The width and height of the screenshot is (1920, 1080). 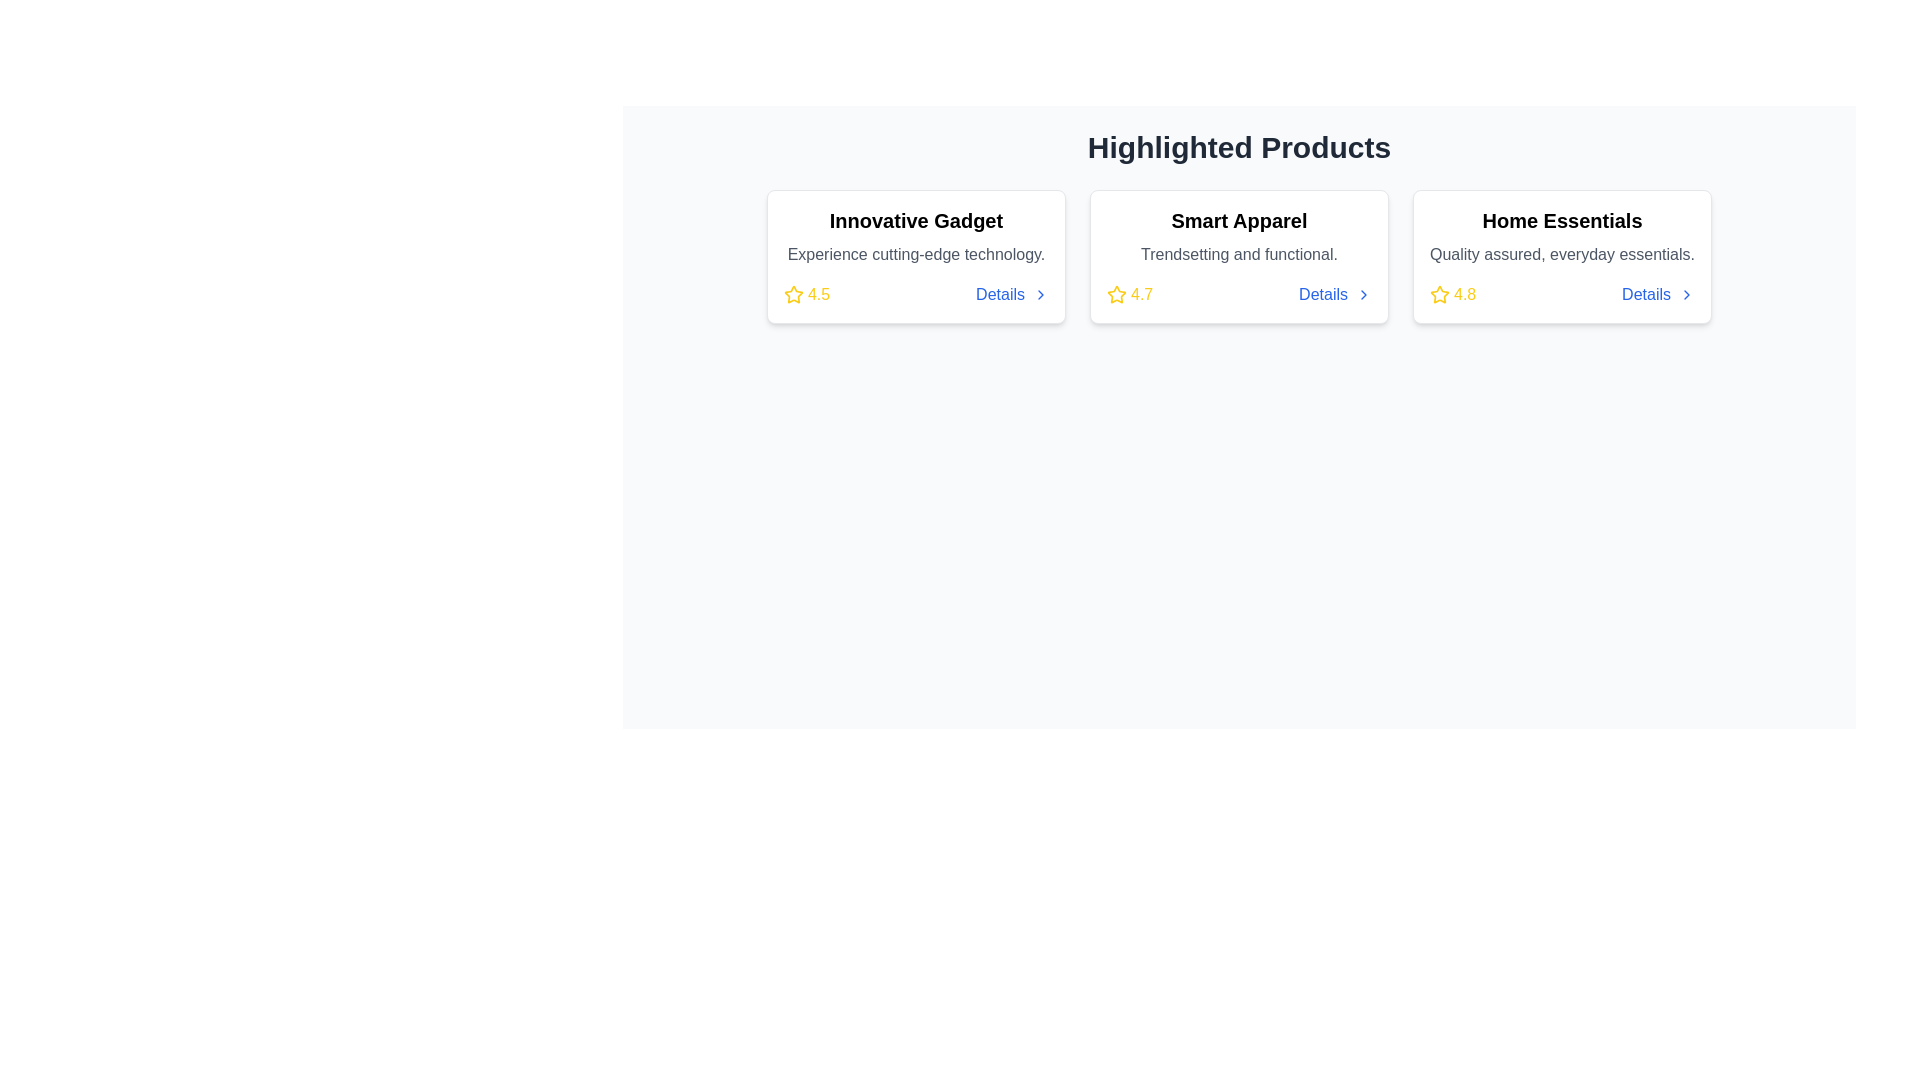 I want to click on rating value displayed in the text label located within the 'Smart Apparel' panel, positioned to the right of the star icon, so click(x=1142, y=294).